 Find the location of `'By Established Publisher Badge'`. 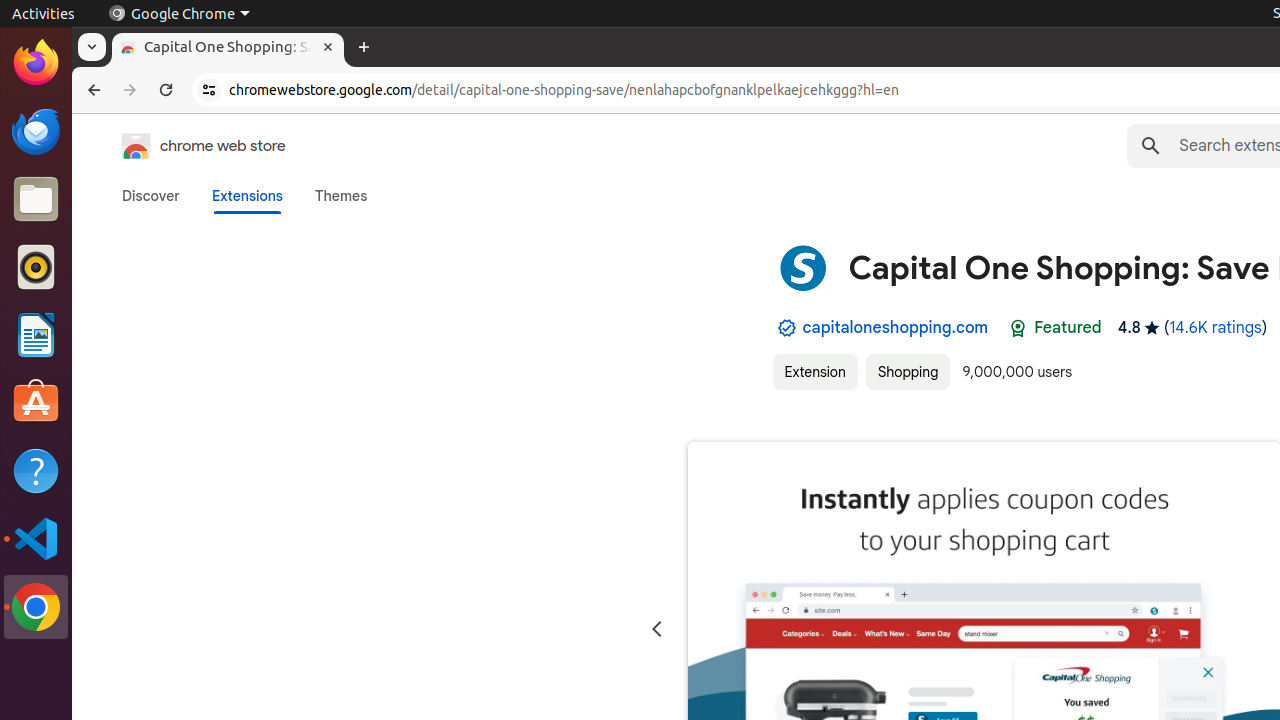

'By Established Publisher Badge' is located at coordinates (785, 327).